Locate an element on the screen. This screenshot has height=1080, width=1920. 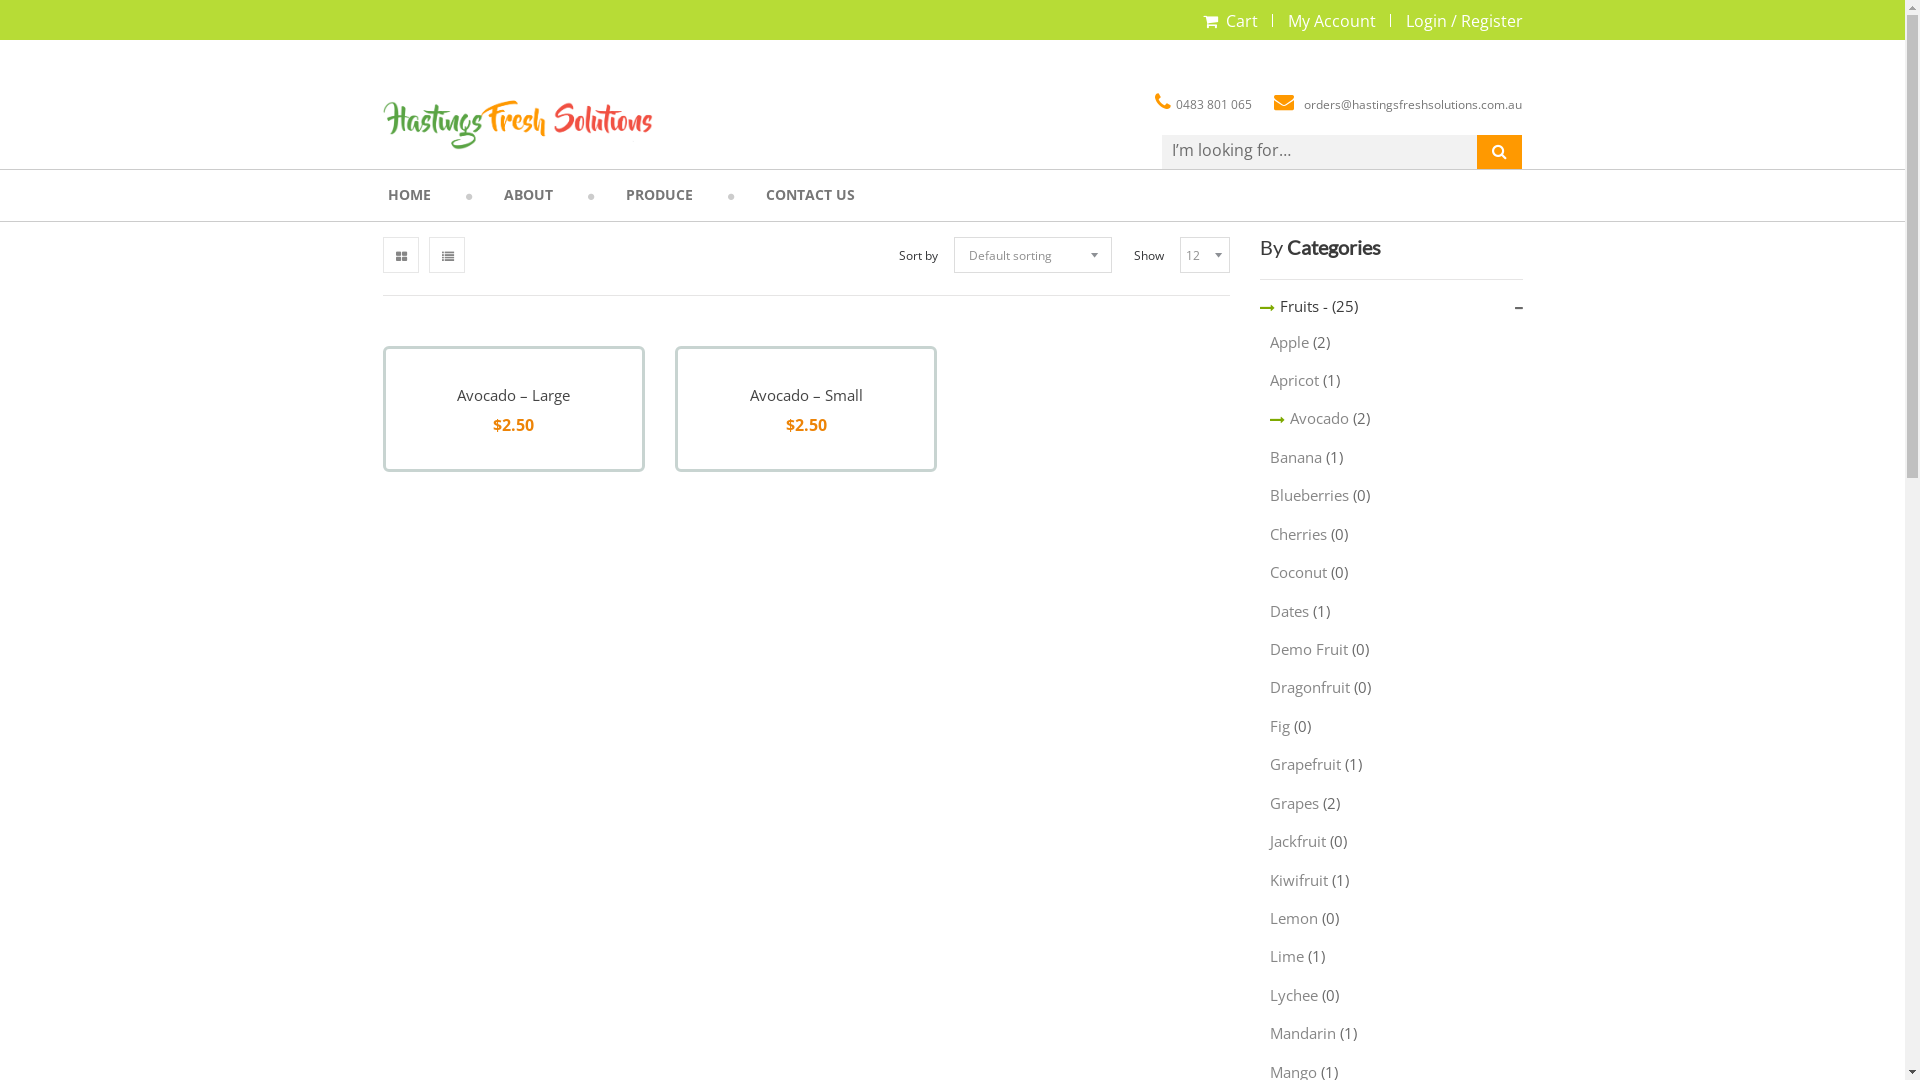
'Dragonfruit' is located at coordinates (1310, 685).